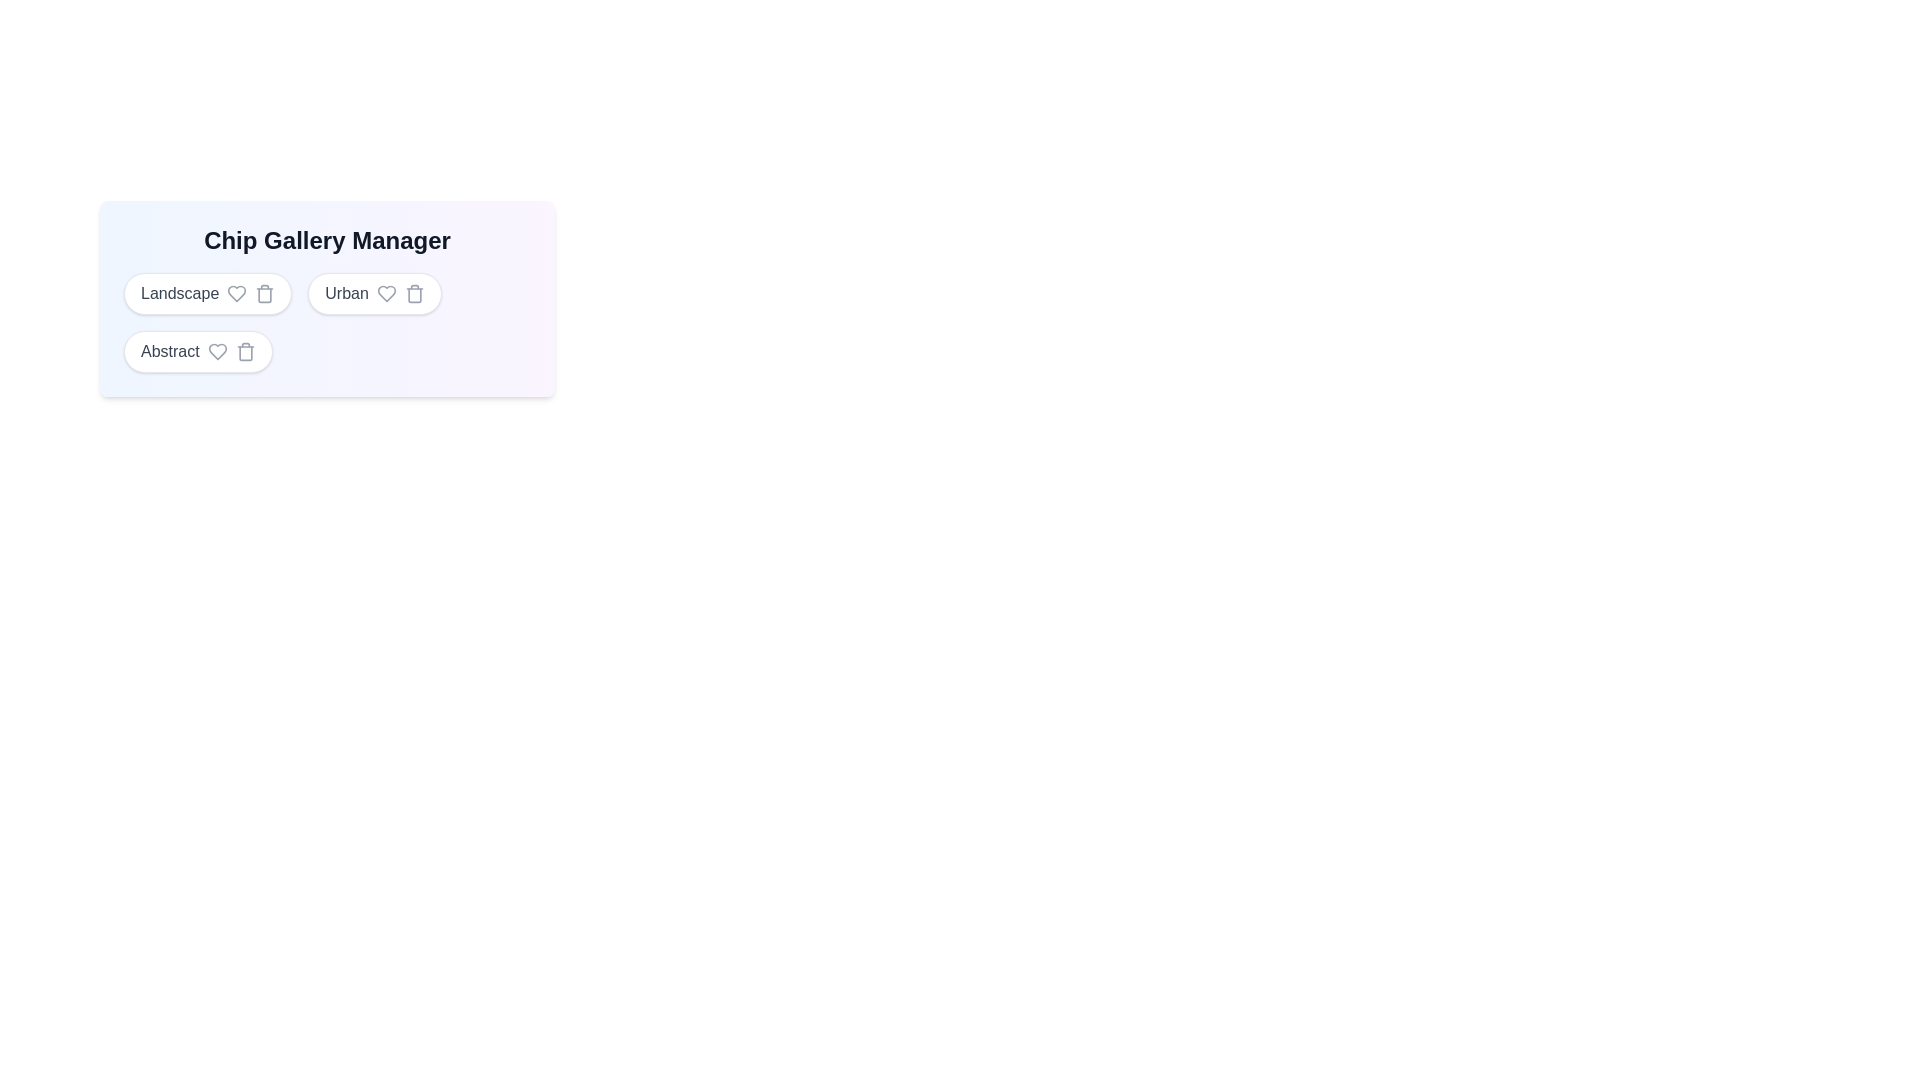 Image resolution: width=1920 pixels, height=1080 pixels. I want to click on the heart icon of the chip labeled Urban to toggle its liked state, so click(386, 293).